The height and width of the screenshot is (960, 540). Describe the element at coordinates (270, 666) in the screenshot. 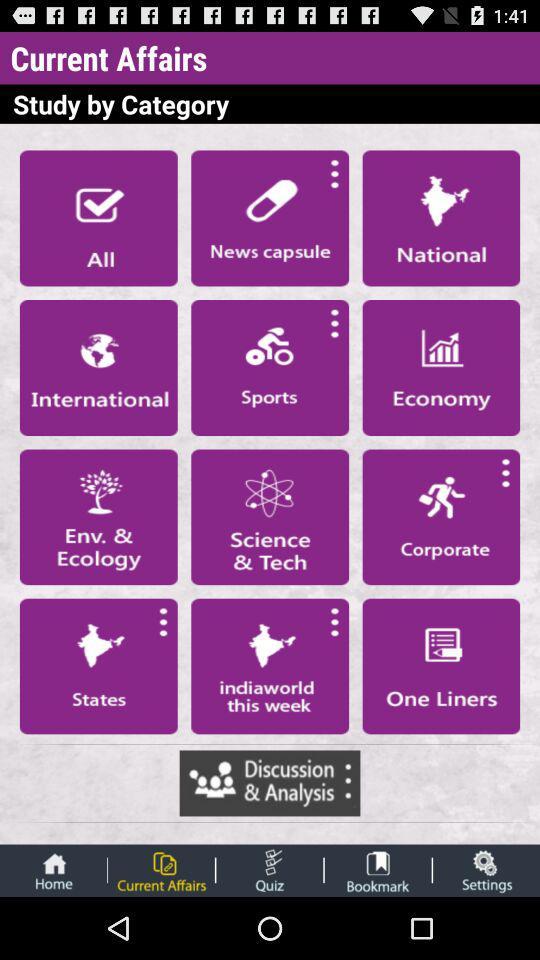

I see `opens the indiaworld this week category` at that location.